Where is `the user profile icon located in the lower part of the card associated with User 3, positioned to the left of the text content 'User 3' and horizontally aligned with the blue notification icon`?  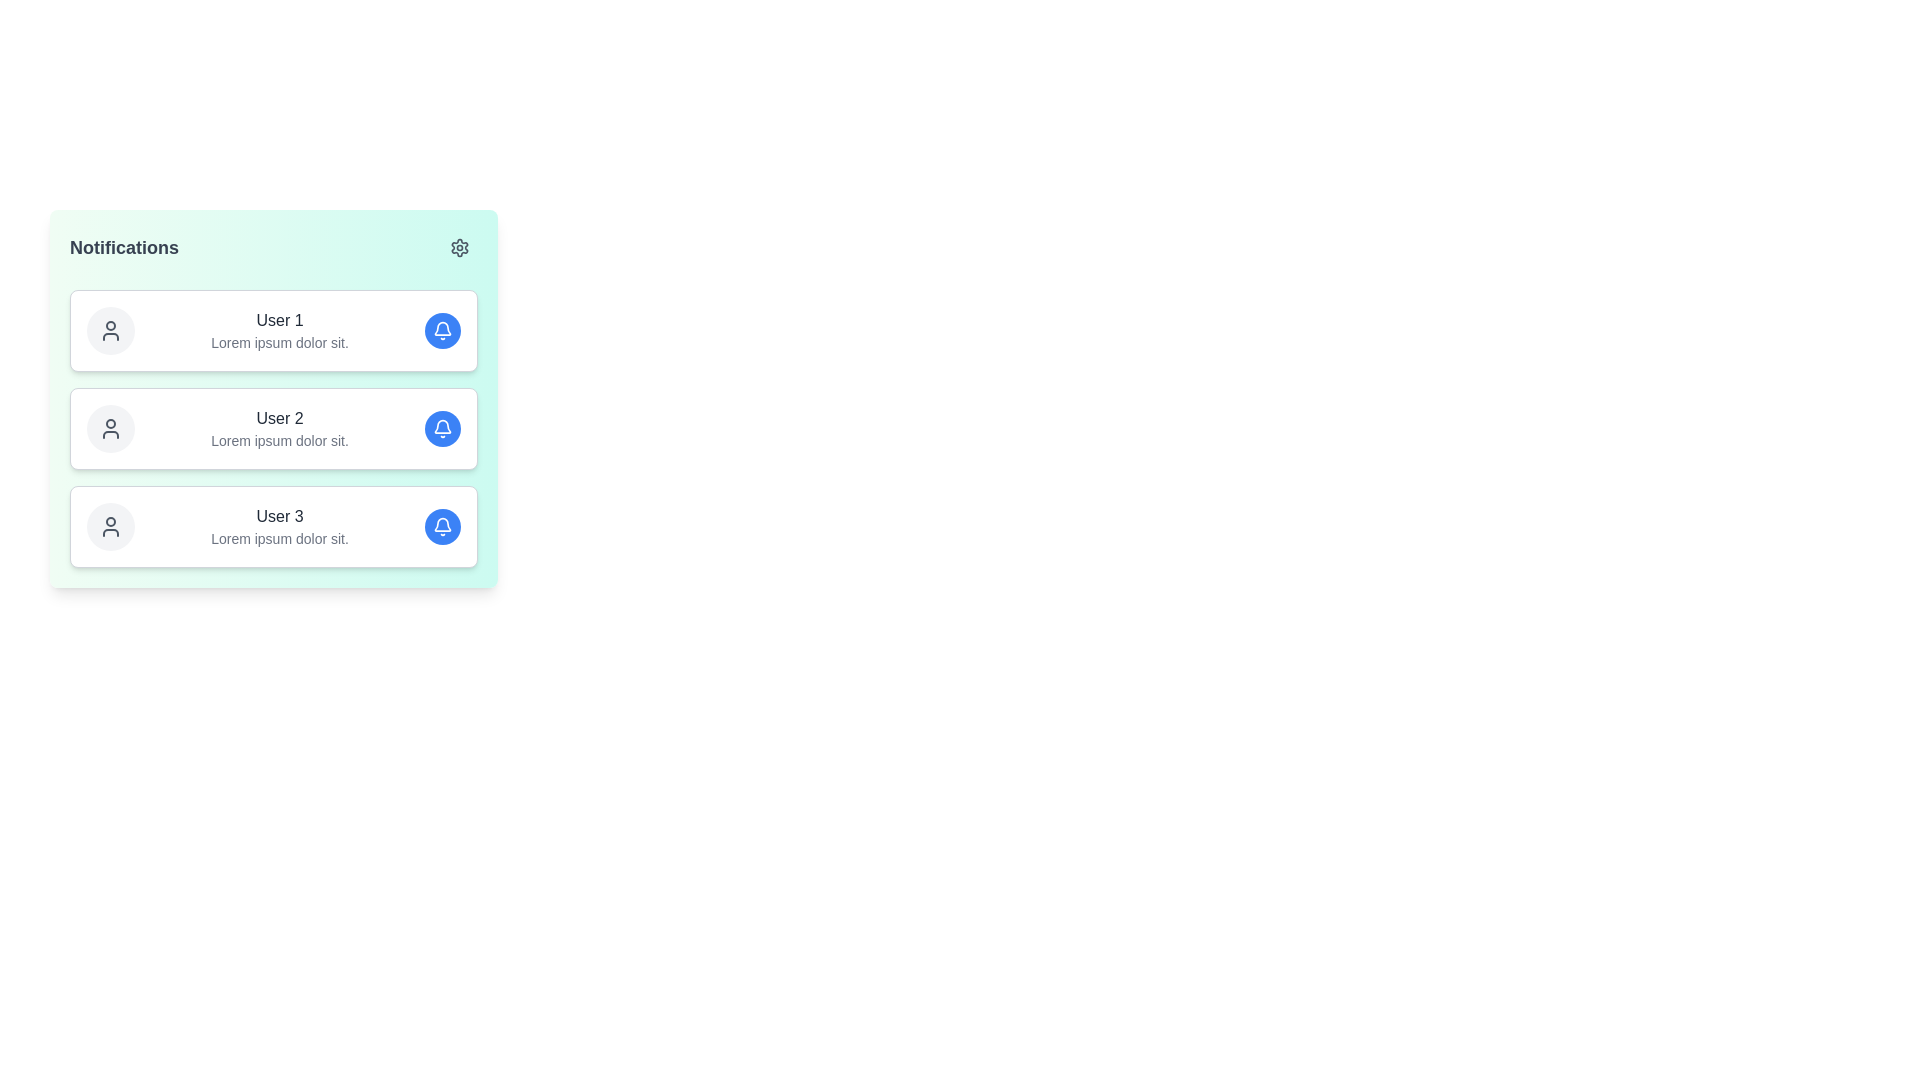 the user profile icon located in the lower part of the card associated with User 3, positioned to the left of the text content 'User 3' and horizontally aligned with the blue notification icon is located at coordinates (109, 526).